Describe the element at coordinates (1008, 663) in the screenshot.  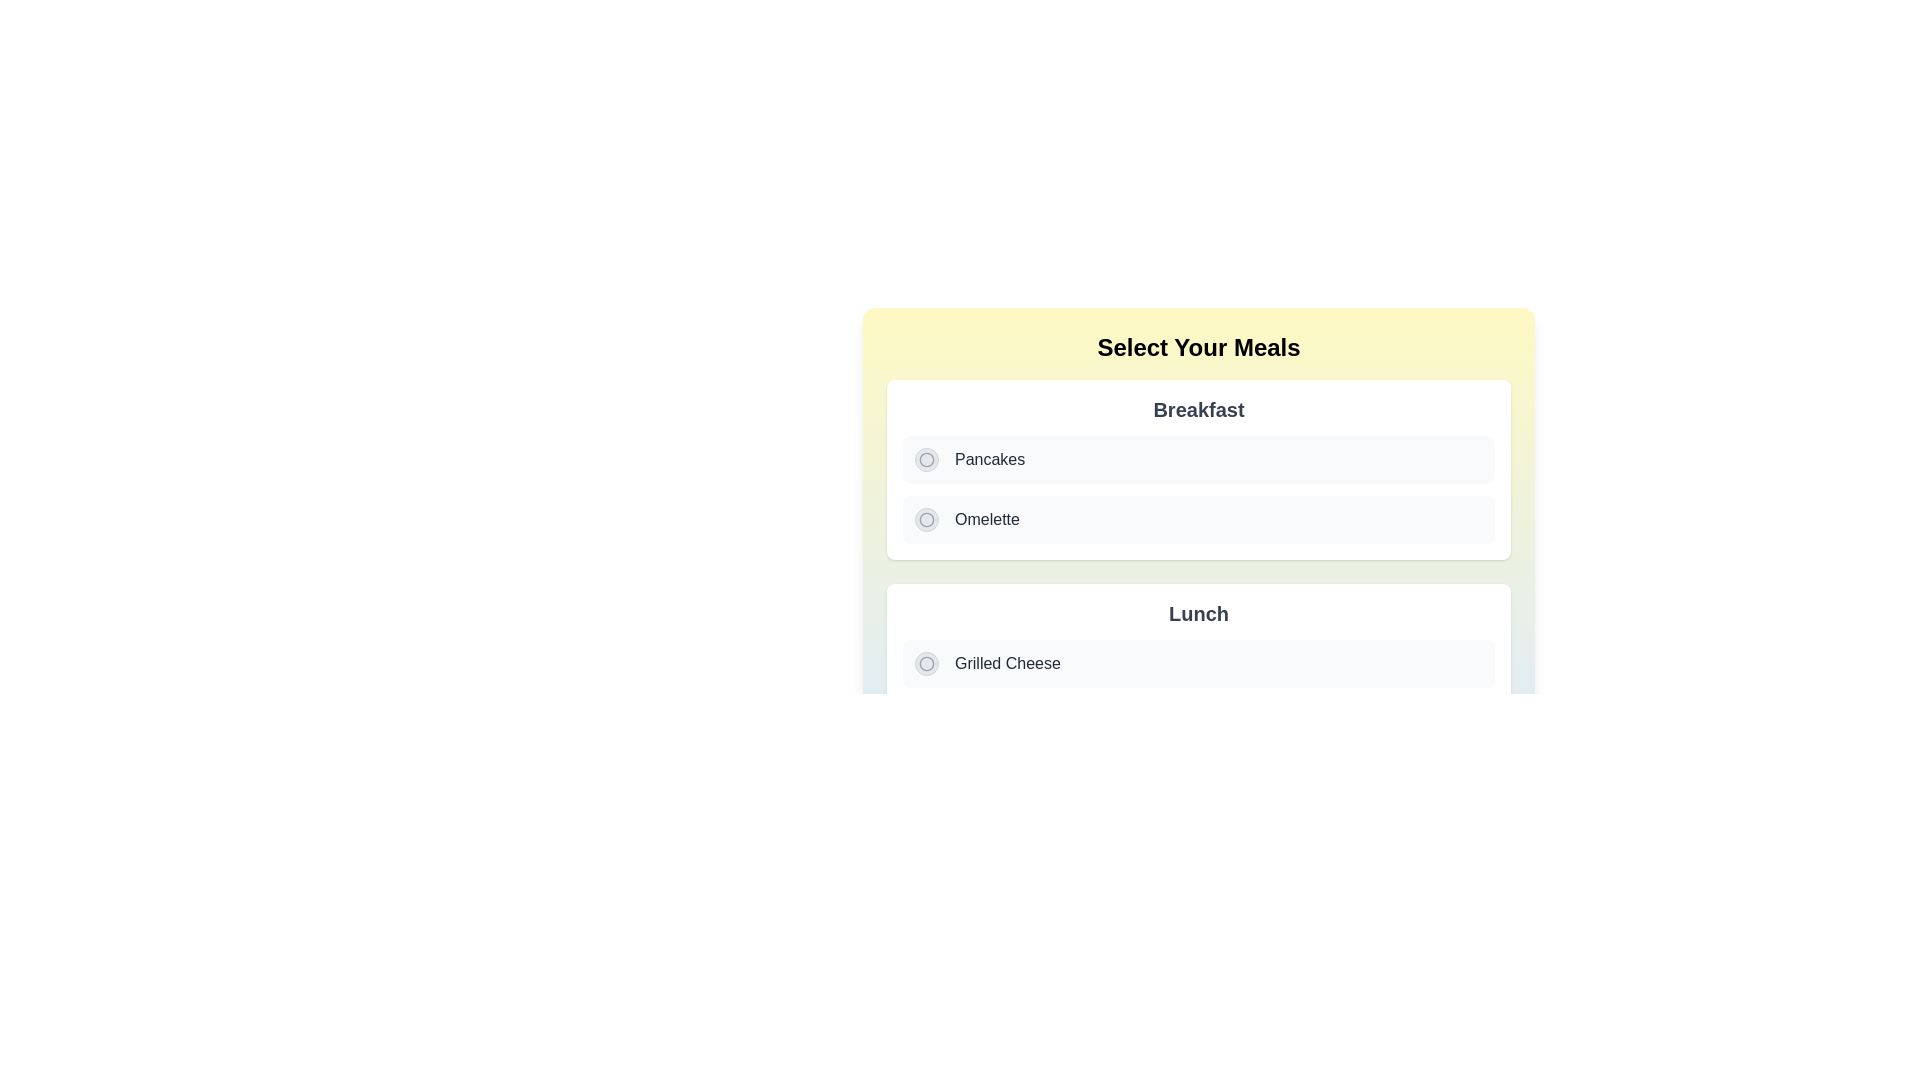
I see `the text label describing the food item 'Grilled Cheese', which is located in the second section of a vertical list under the 'Lunch' heading and aligned to the right of its adjacent circular selection indicator` at that location.